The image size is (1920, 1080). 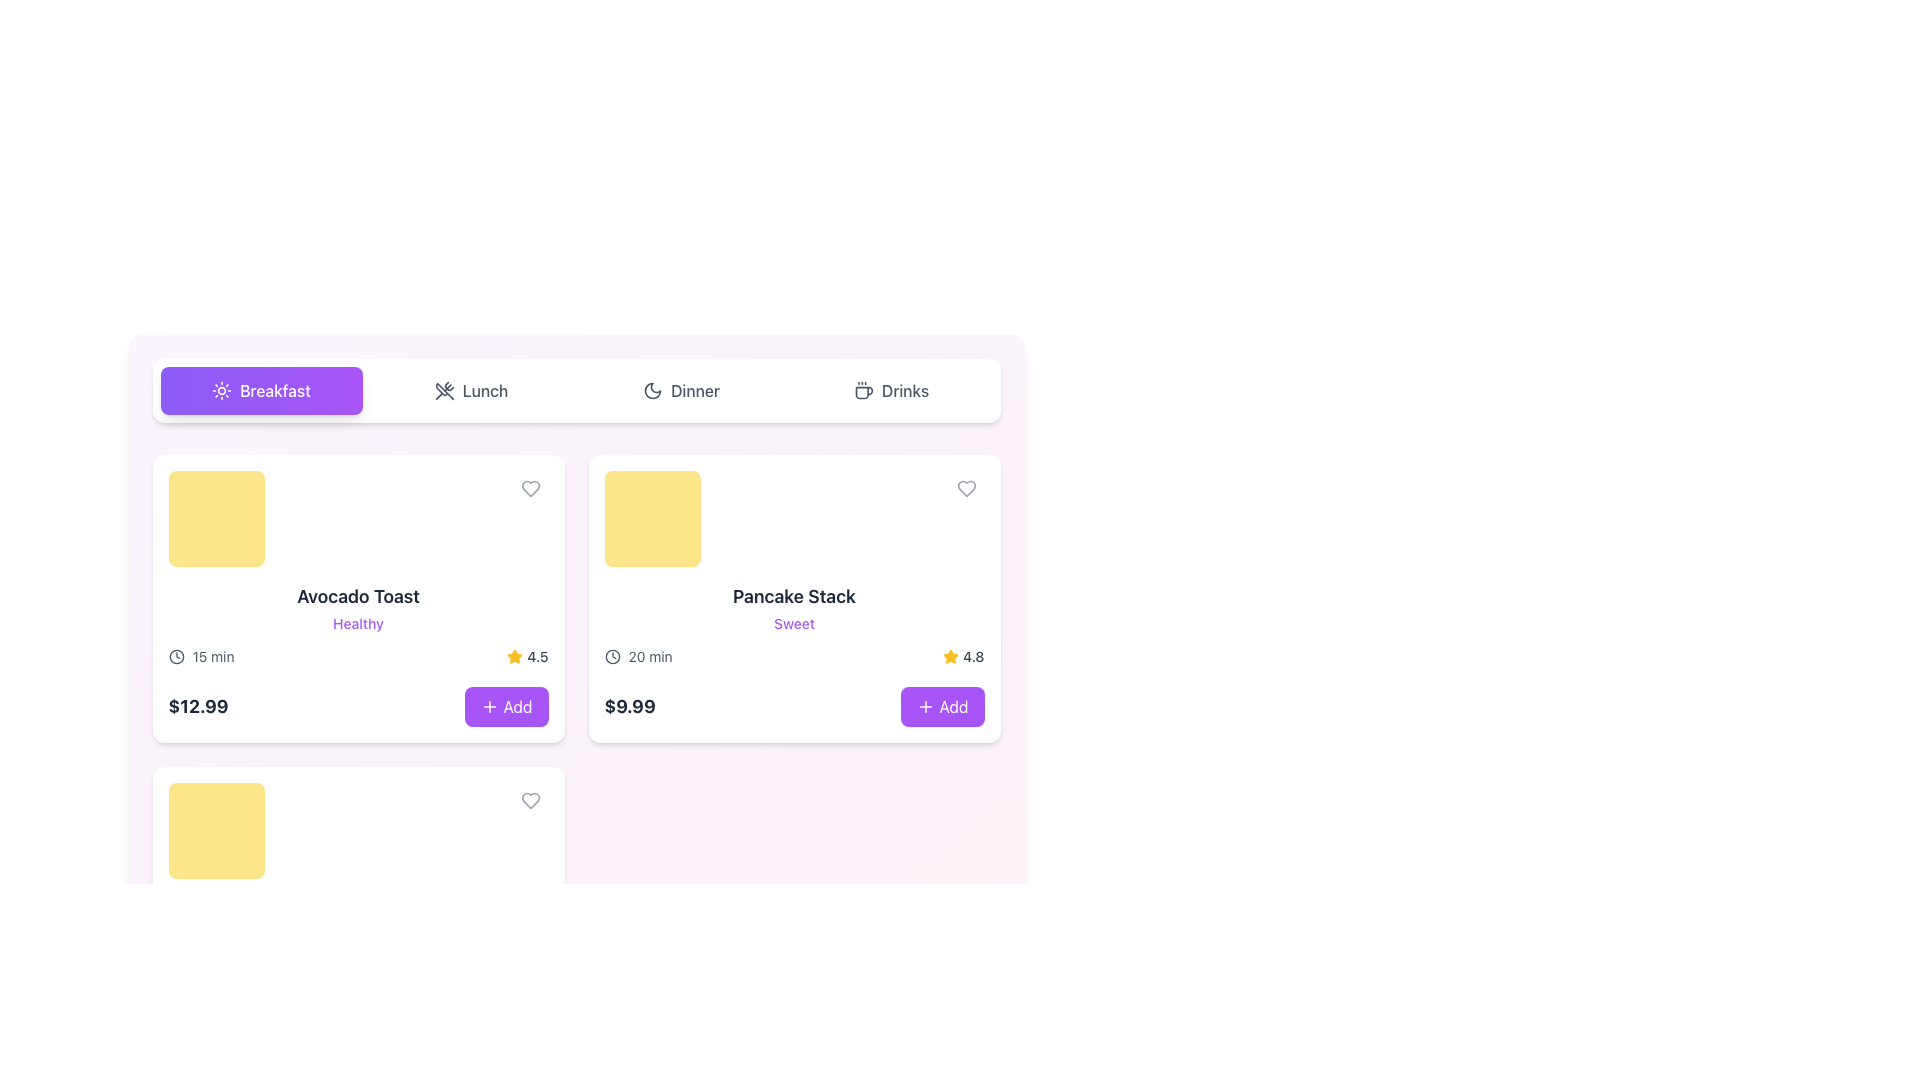 I want to click on the 'Lunch' button in the horizontal menu to activate hover effects, so click(x=470, y=390).